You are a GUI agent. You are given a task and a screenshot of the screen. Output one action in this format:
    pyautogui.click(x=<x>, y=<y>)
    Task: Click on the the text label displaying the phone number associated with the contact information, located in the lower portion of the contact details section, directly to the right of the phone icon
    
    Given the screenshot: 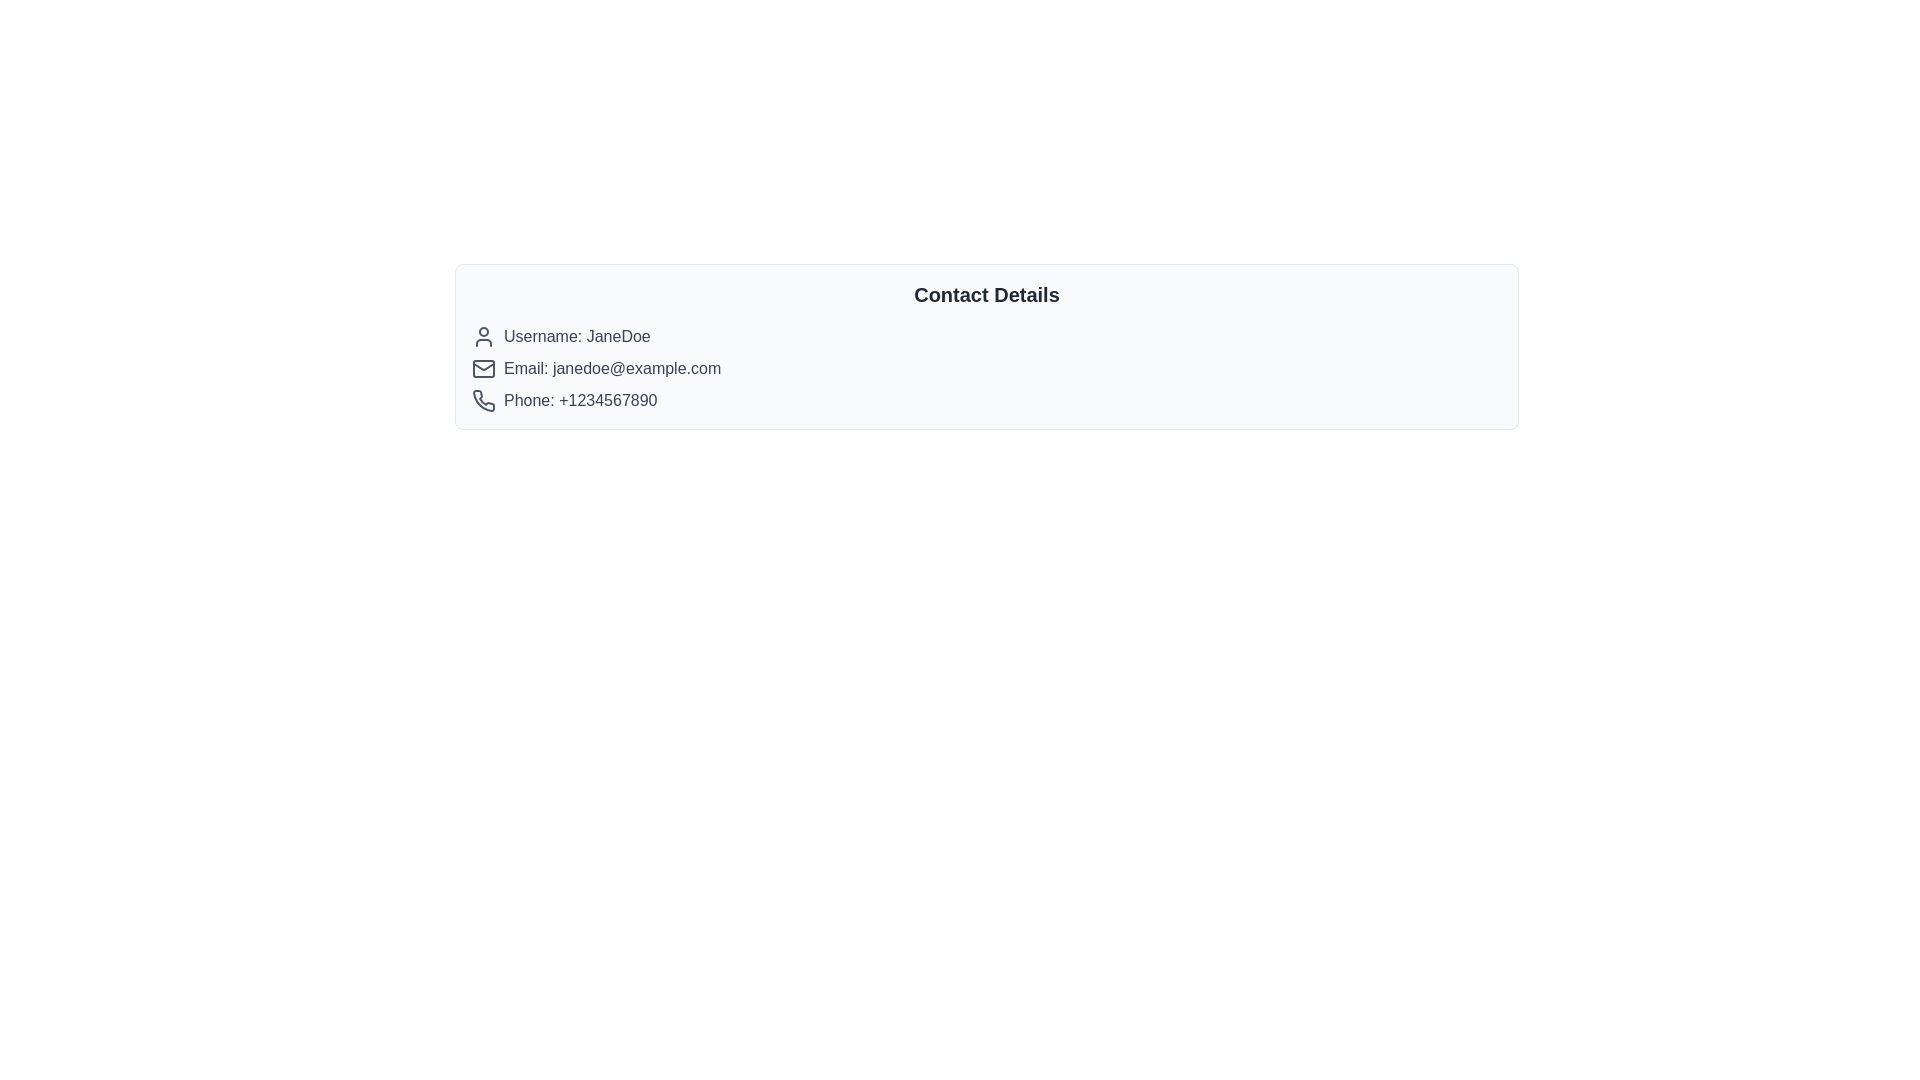 What is the action you would take?
    pyautogui.click(x=579, y=401)
    